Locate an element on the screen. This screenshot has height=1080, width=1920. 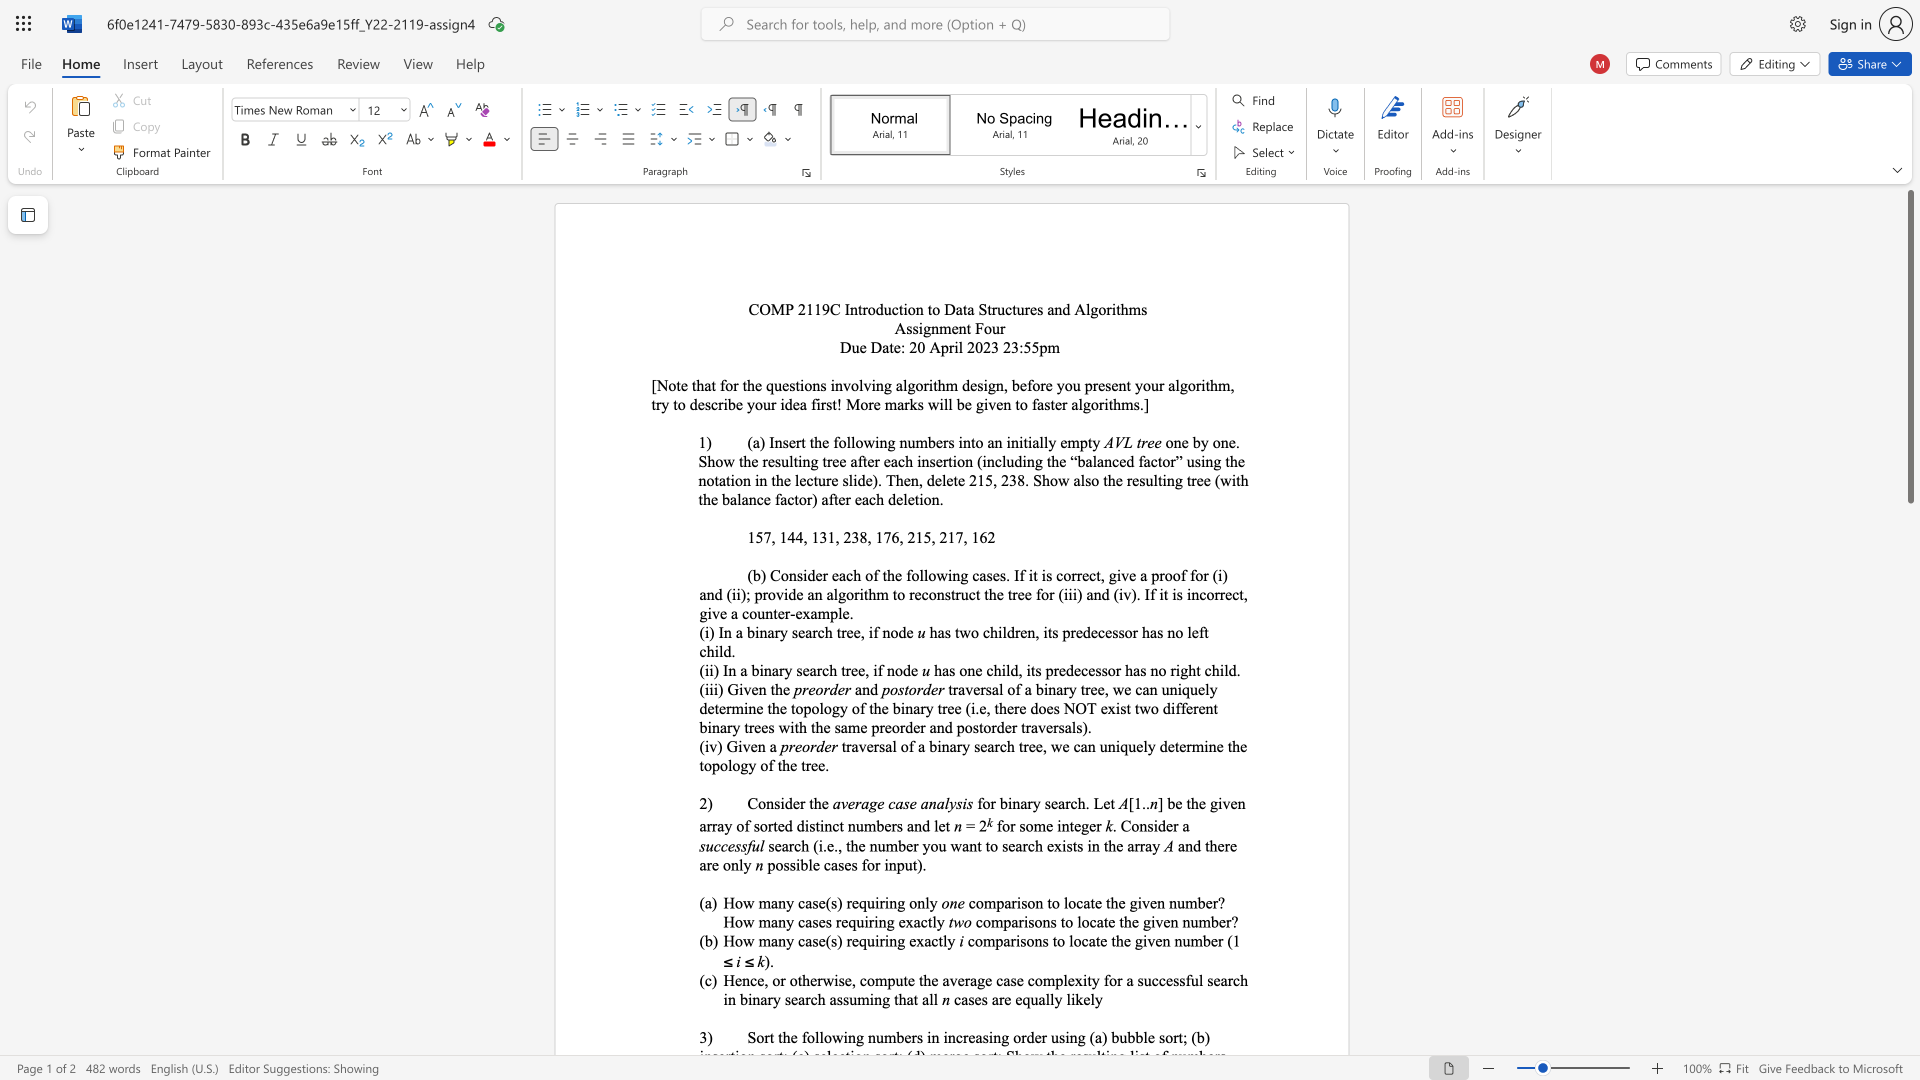
the 3th character "i" in the text is located at coordinates (715, 688).